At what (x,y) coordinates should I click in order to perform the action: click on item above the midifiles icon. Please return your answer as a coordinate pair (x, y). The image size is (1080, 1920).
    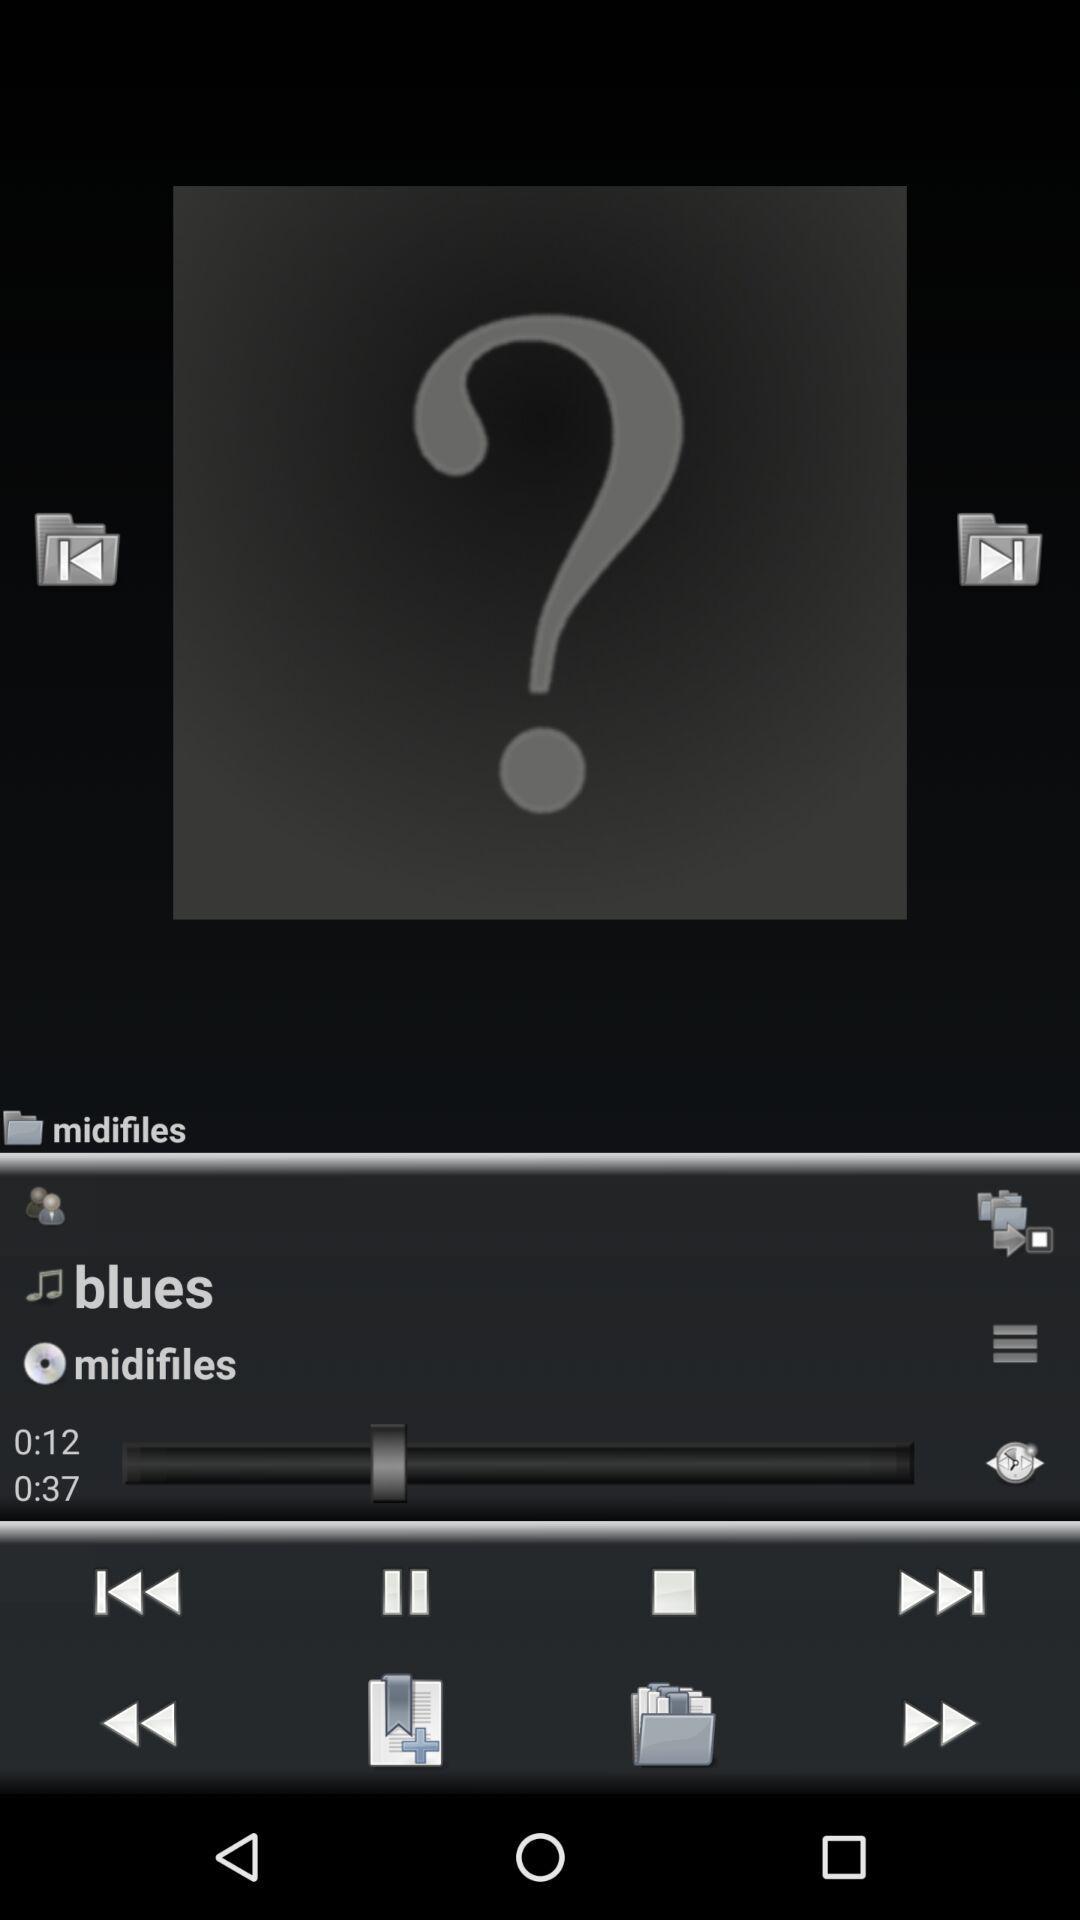
    Looking at the image, I should click on (1000, 552).